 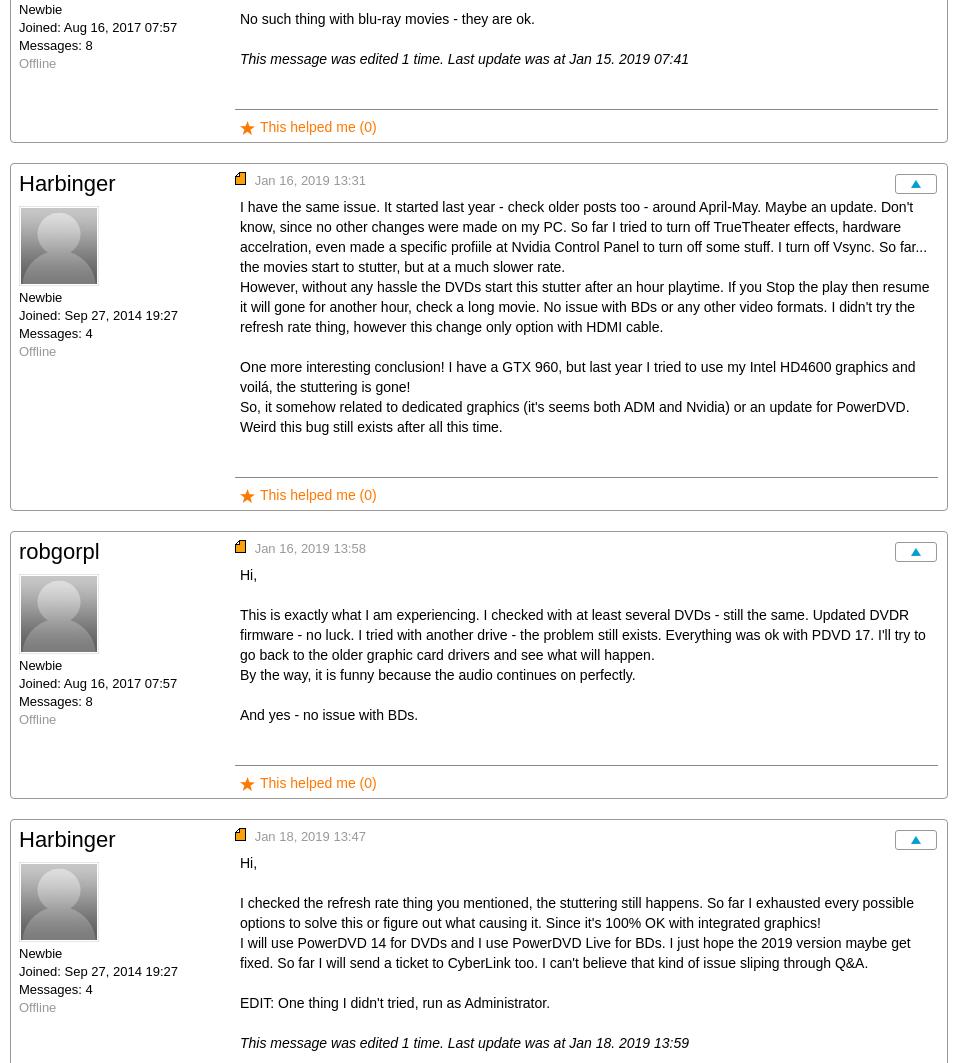 What do you see at coordinates (577, 377) in the screenshot?
I see `'One more interesting conclusion! I have a GTX 960, but last year I tried to use my Intel HD4600 graphics and voilá, the stuttering is gone!'` at bounding box center [577, 377].